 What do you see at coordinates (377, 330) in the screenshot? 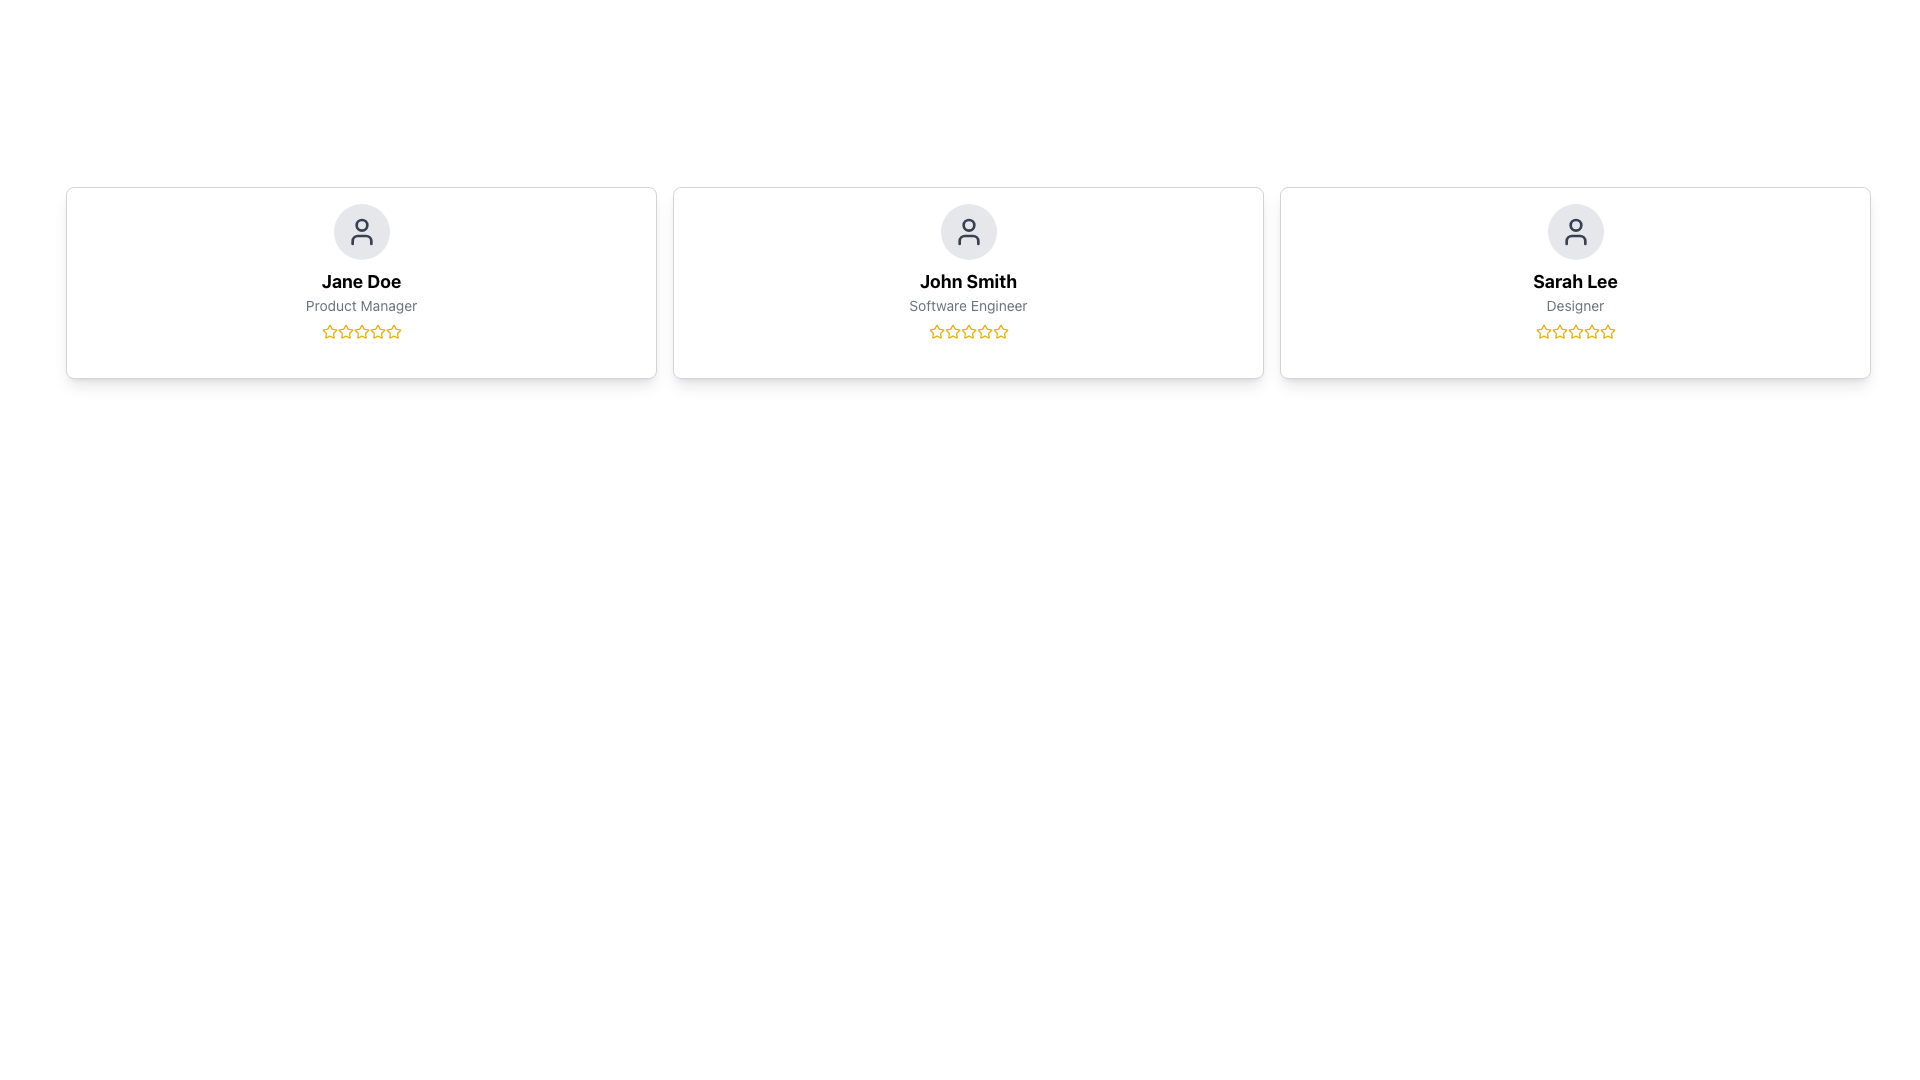
I see `the fifth star in the 5-star rating system below the user profile of 'Jane Doe - Product Manager'` at bounding box center [377, 330].